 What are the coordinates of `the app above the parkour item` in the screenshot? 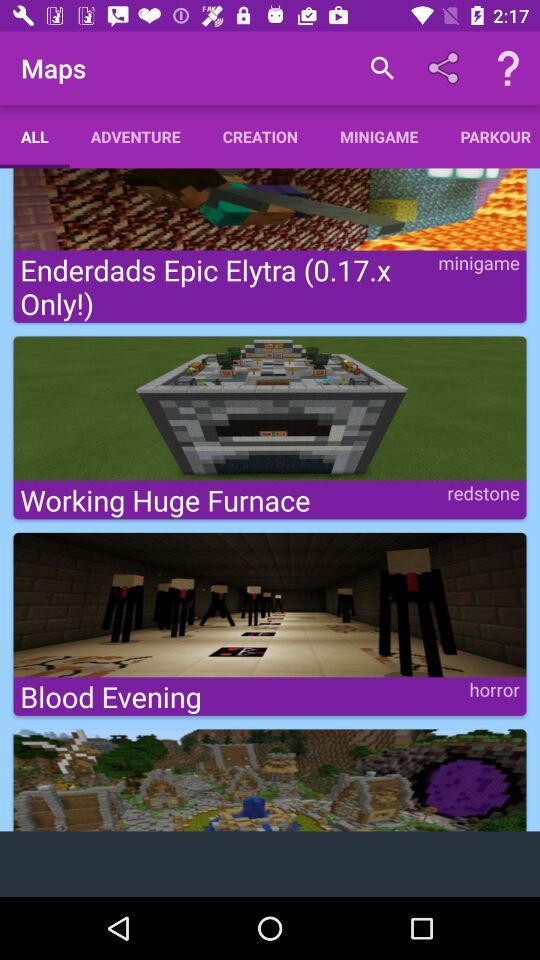 It's located at (508, 68).